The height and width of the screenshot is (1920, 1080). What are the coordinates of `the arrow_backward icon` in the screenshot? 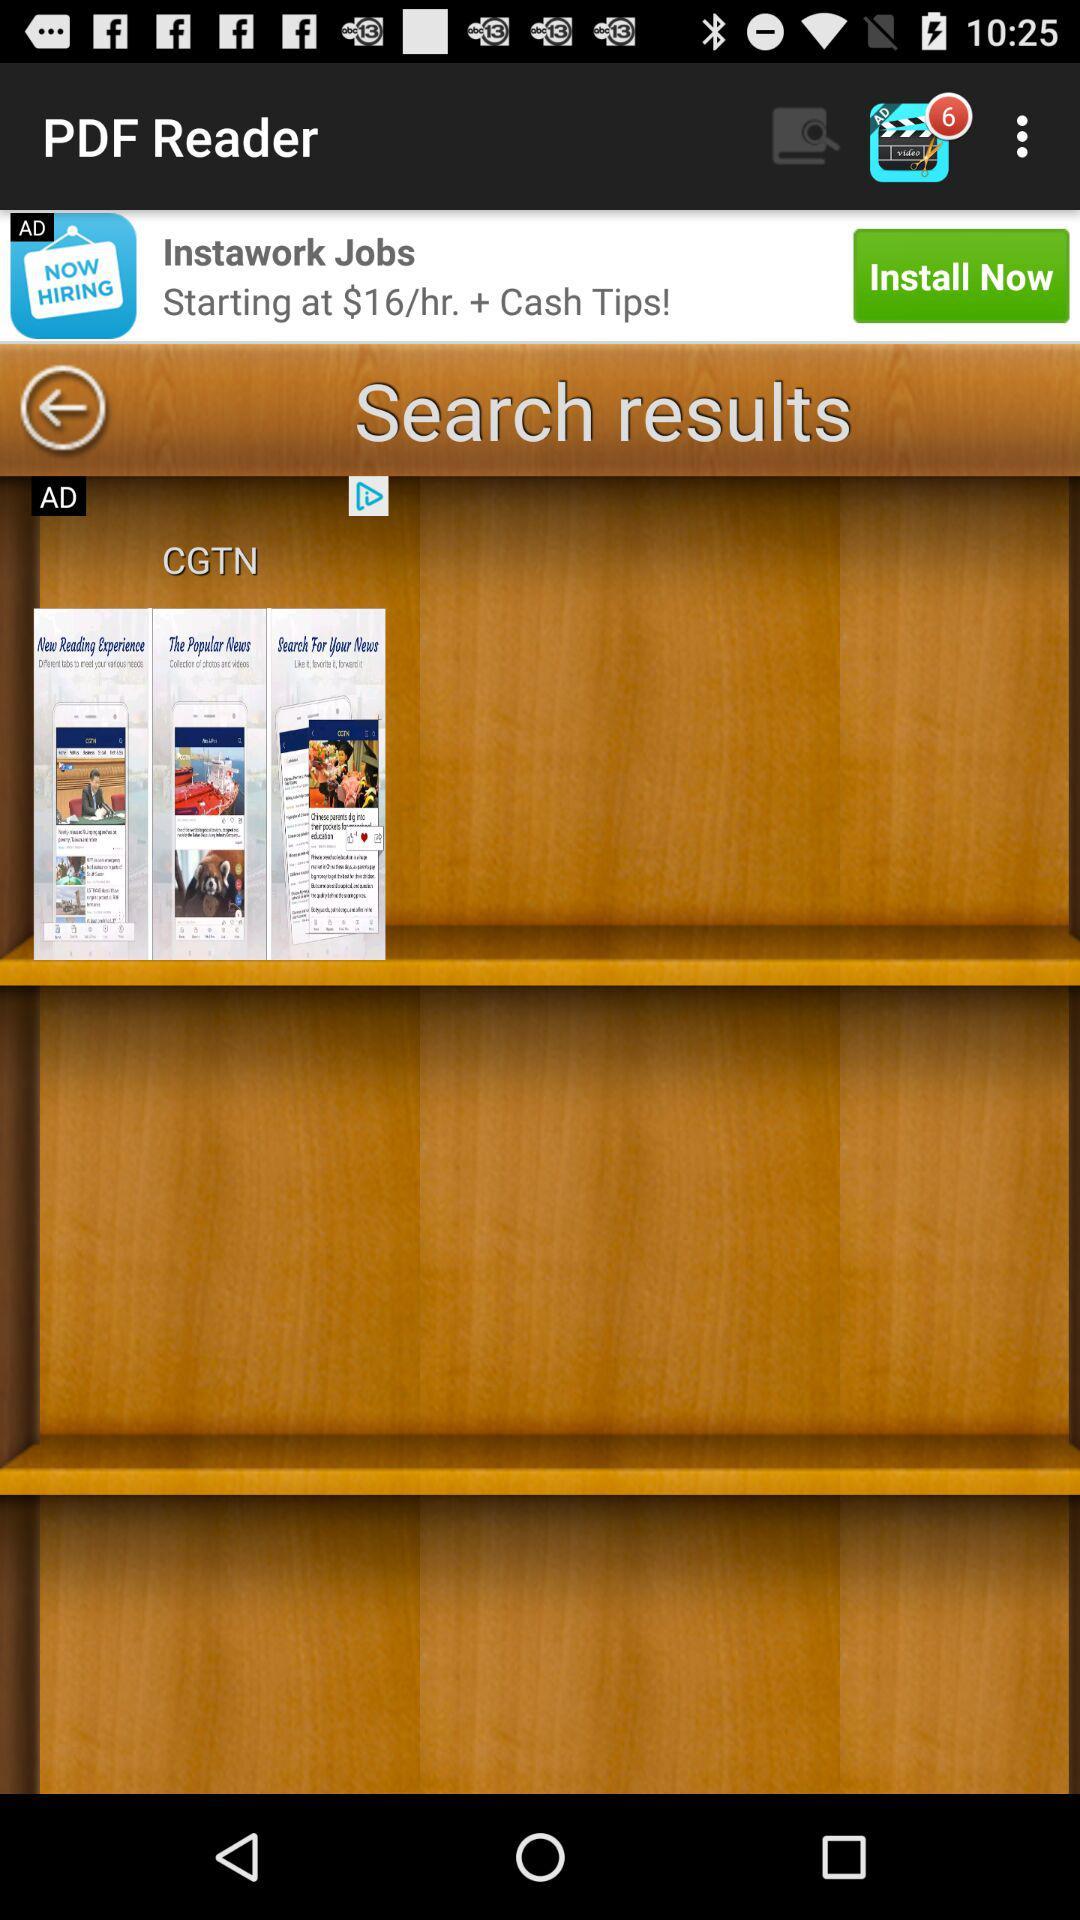 It's located at (61, 438).